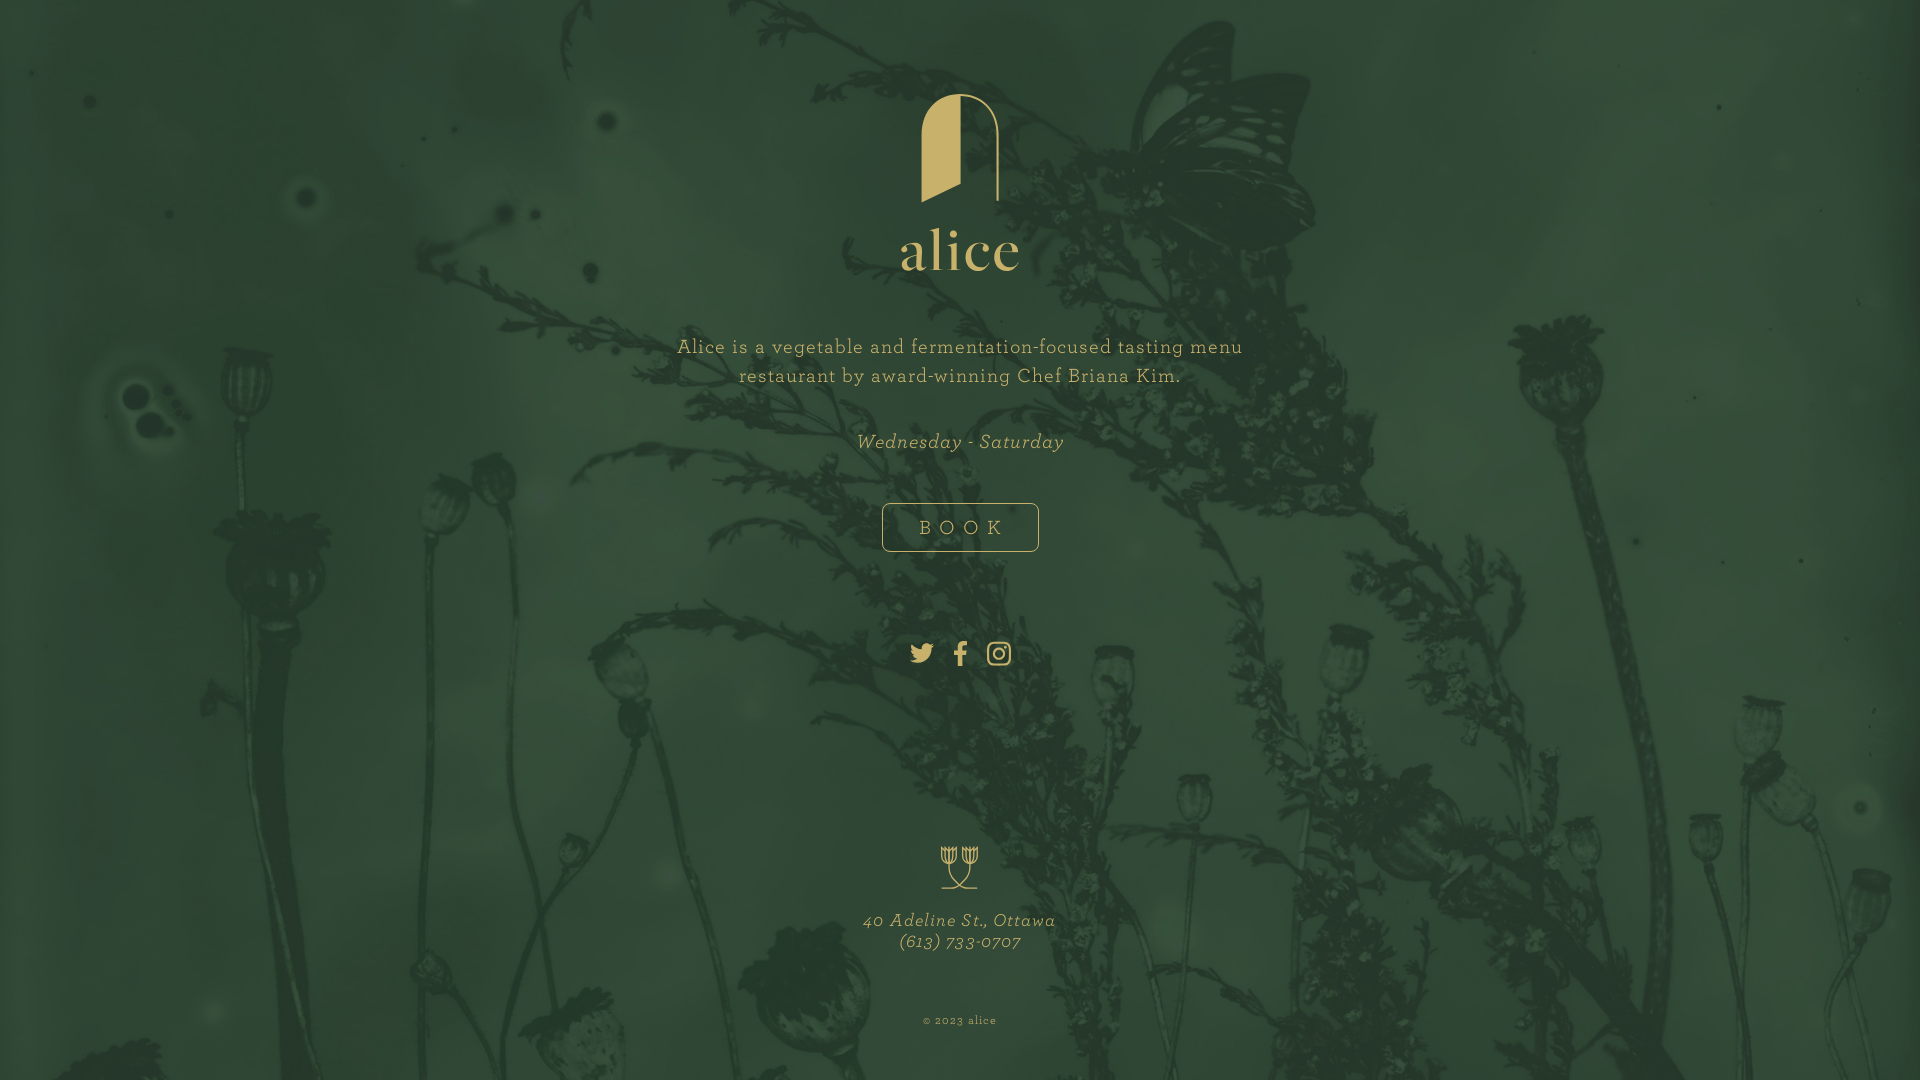  I want to click on '(613) 733-0707', so click(960, 940).